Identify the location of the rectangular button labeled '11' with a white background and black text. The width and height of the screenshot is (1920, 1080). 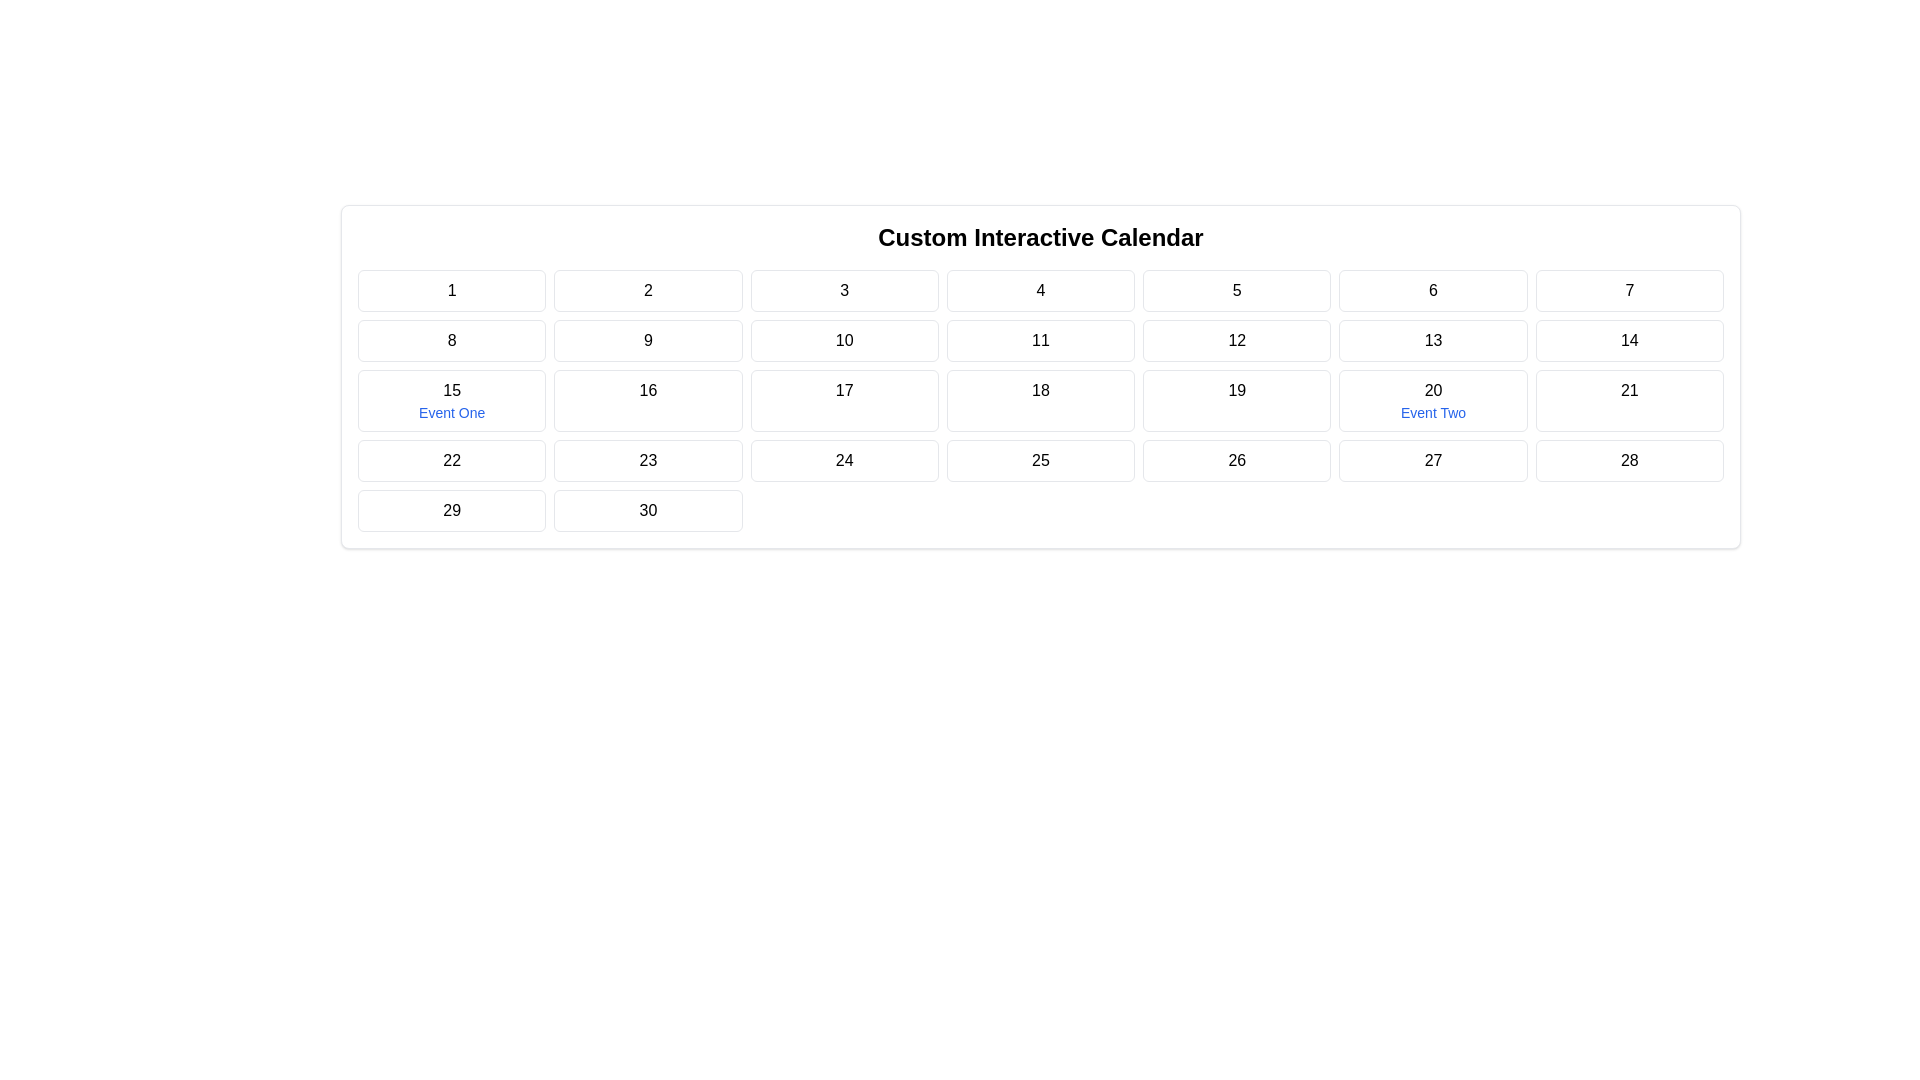
(1040, 339).